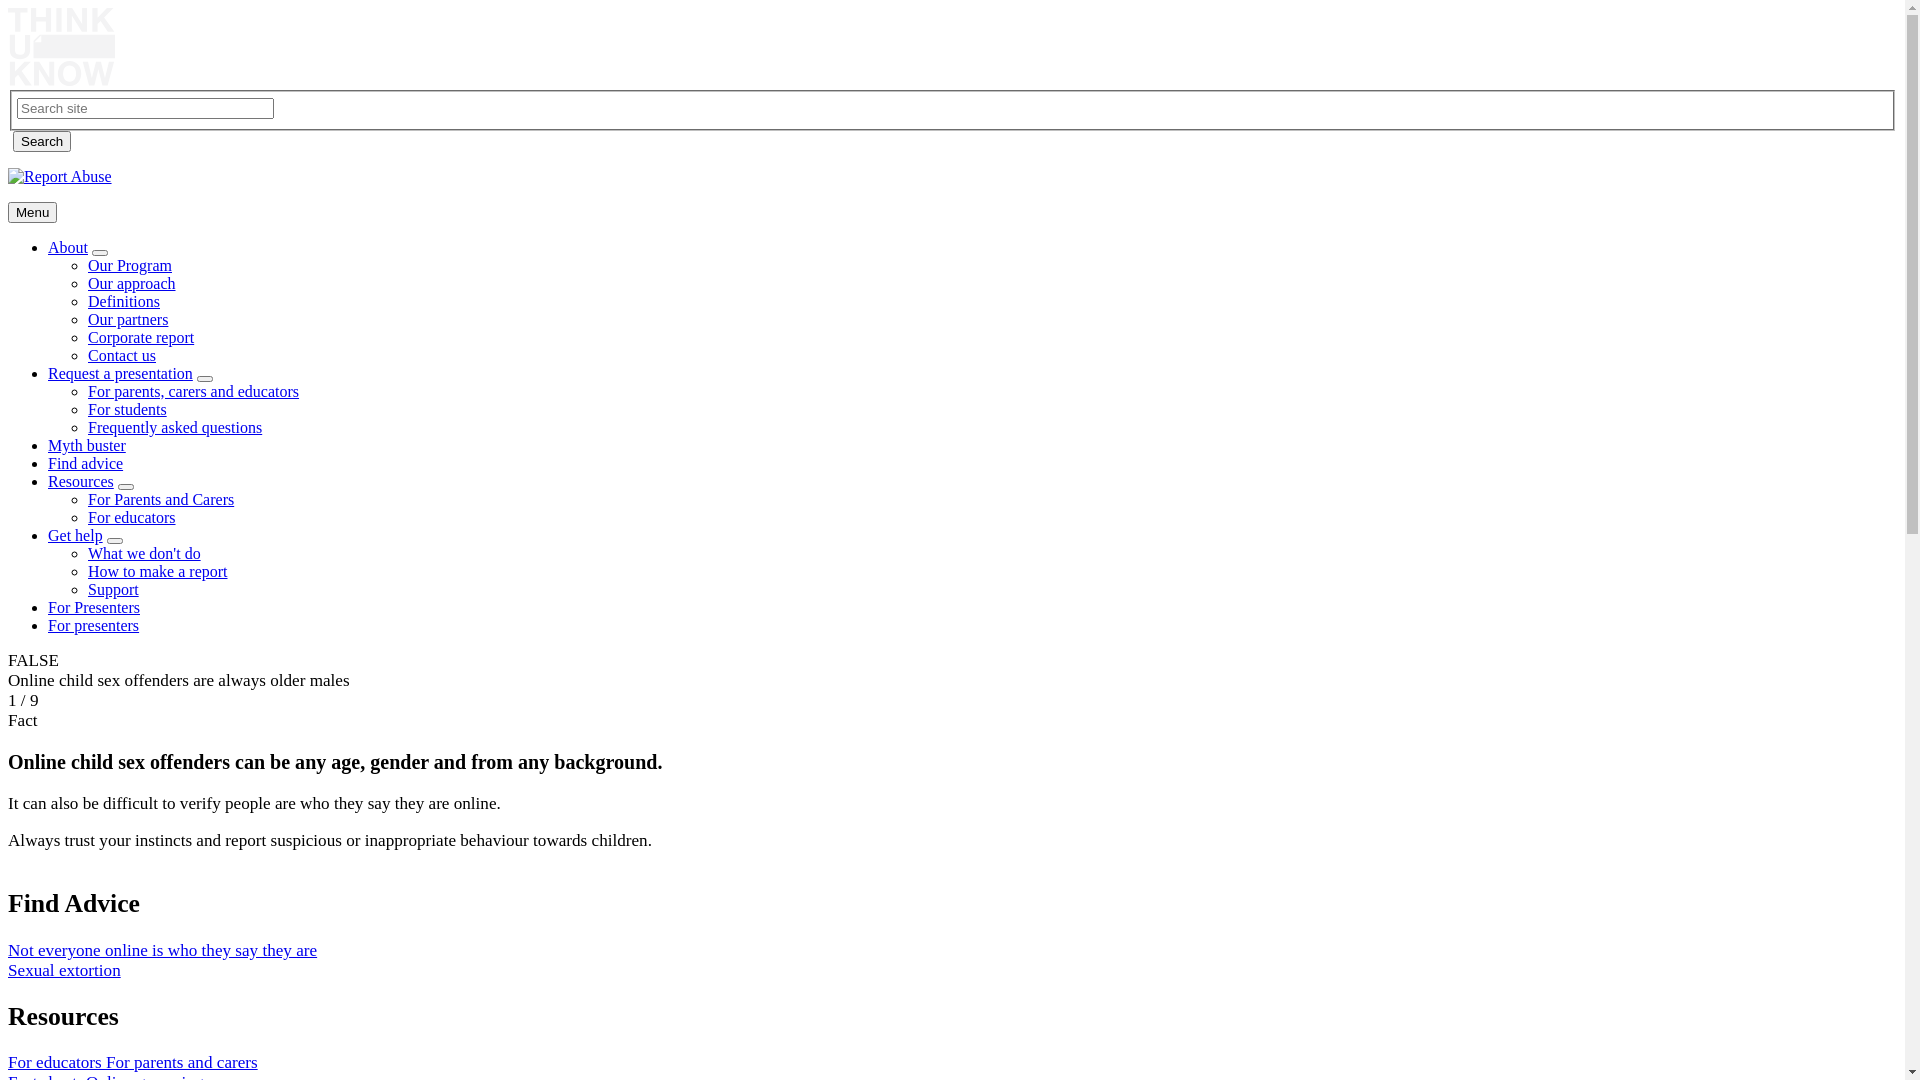 The image size is (1920, 1080). I want to click on 'About', so click(67, 246).